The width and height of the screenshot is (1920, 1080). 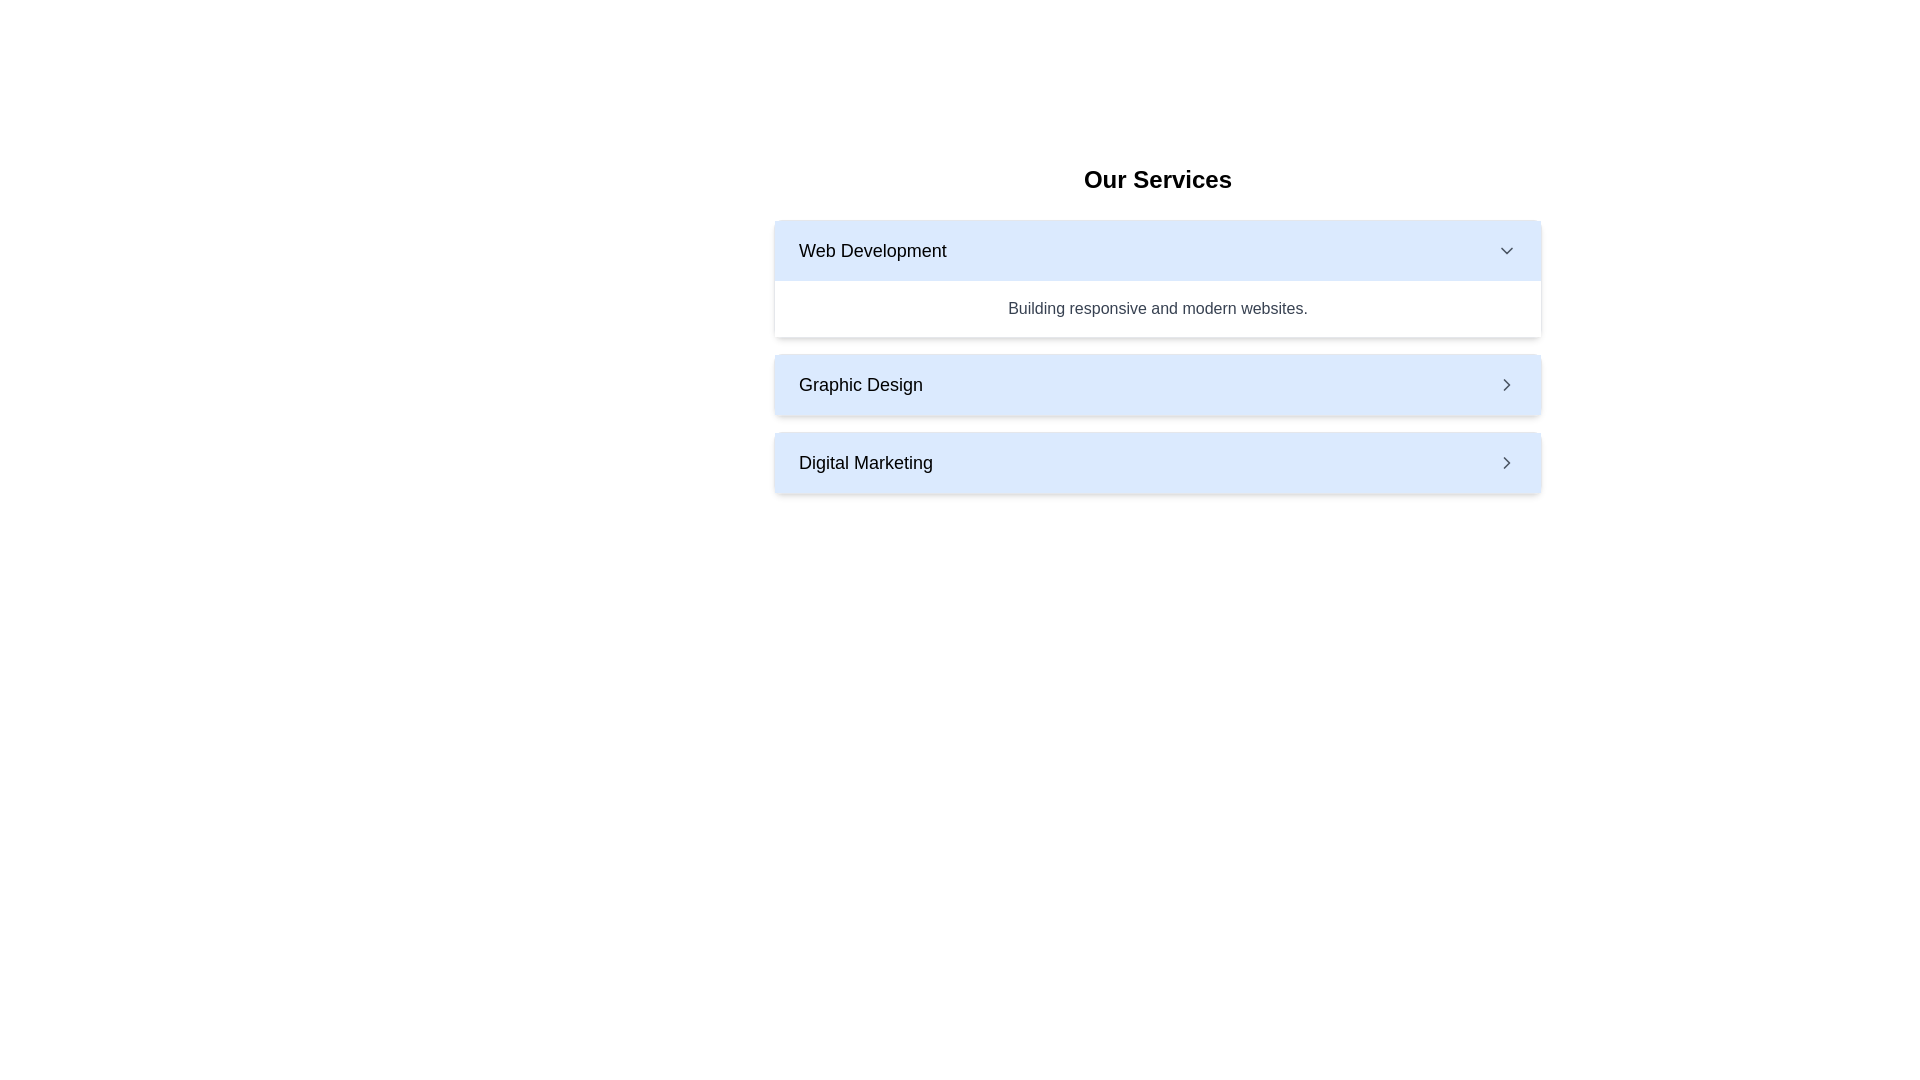 What do you see at coordinates (1507, 385) in the screenshot?
I see `the right-facing chevron icon located to the far right of the 'Graphic Design' row` at bounding box center [1507, 385].